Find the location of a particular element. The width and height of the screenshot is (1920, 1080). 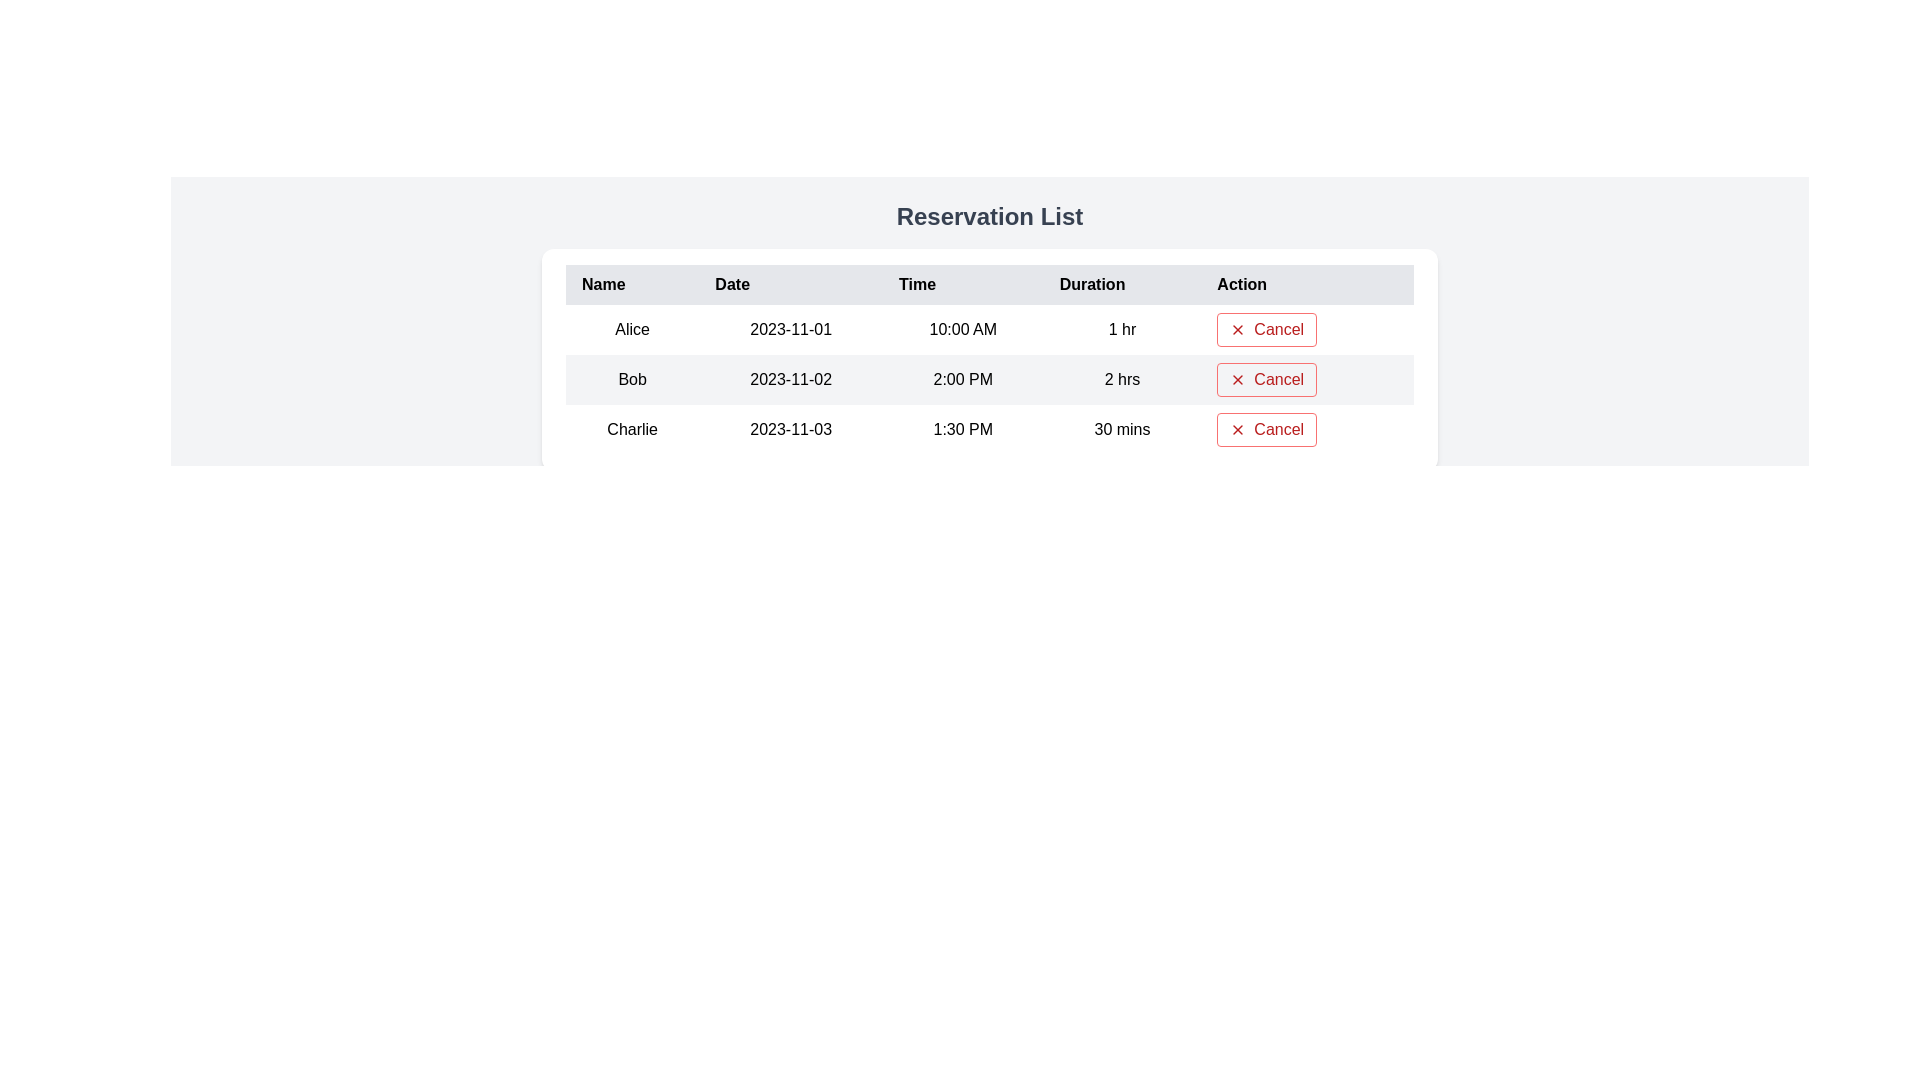

the Text Display element indicating the duration of the reservation for Charlie, located in the fourth column of the third row under the 'Duration' column is located at coordinates (1122, 428).